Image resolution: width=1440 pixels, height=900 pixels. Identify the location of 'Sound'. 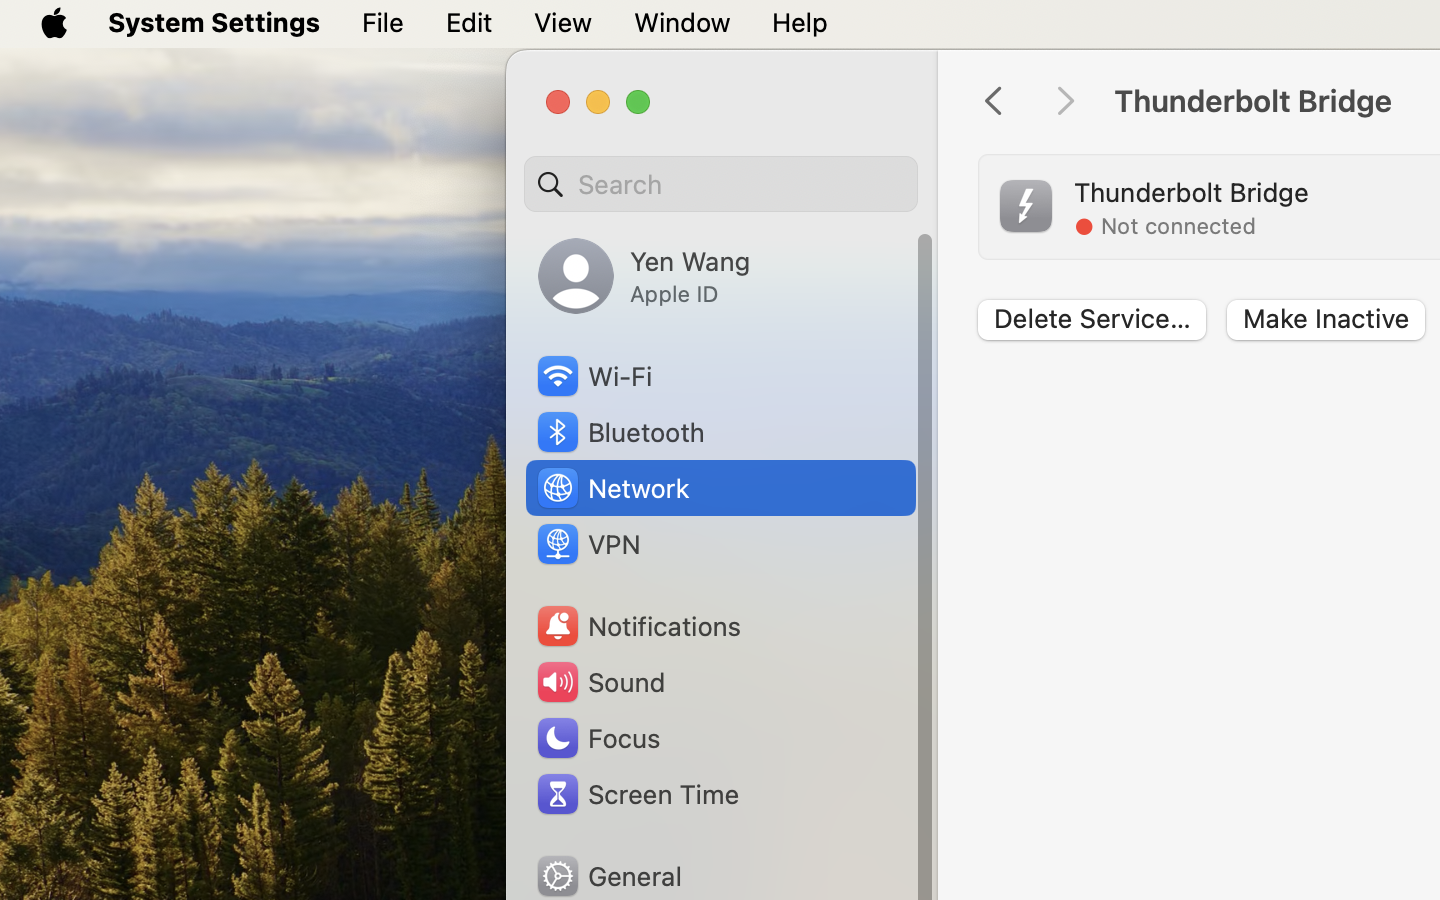
(600, 681).